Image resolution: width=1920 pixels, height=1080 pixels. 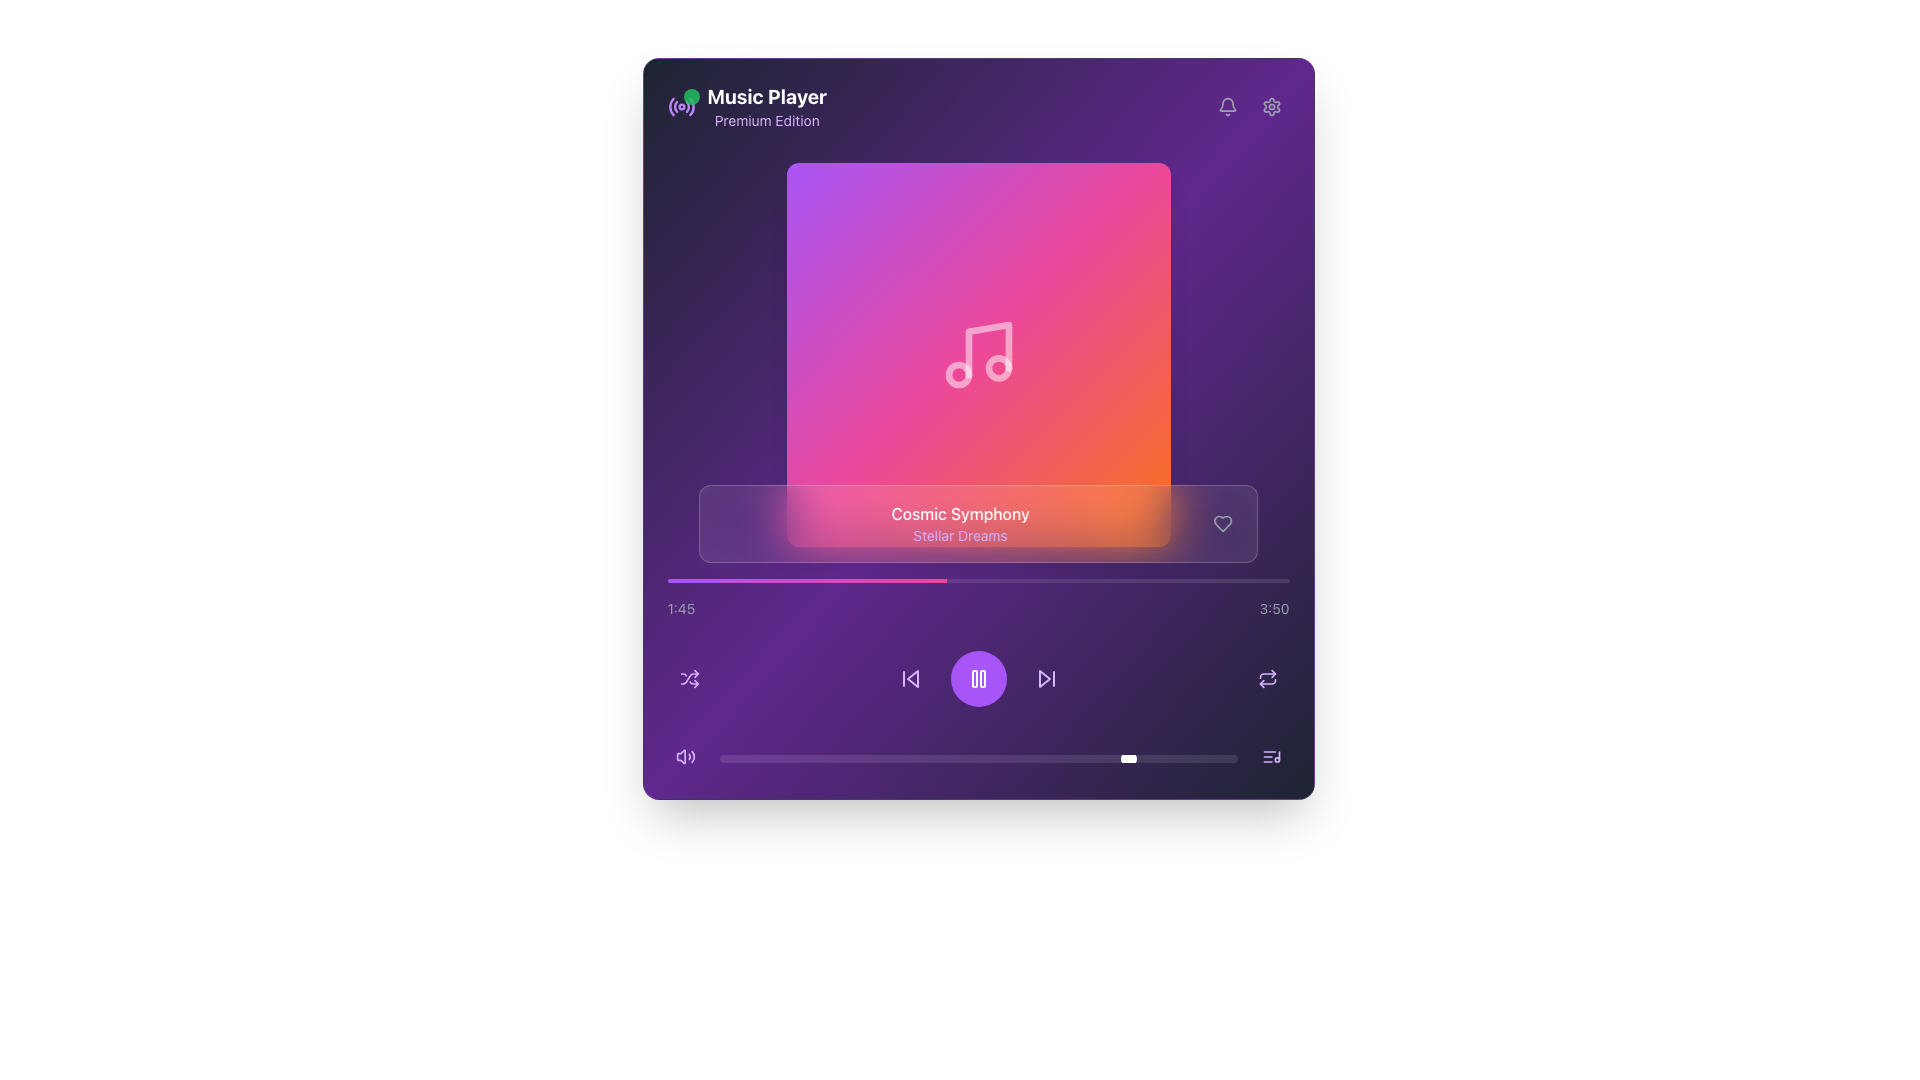 What do you see at coordinates (915, 759) in the screenshot?
I see `the slider` at bounding box center [915, 759].